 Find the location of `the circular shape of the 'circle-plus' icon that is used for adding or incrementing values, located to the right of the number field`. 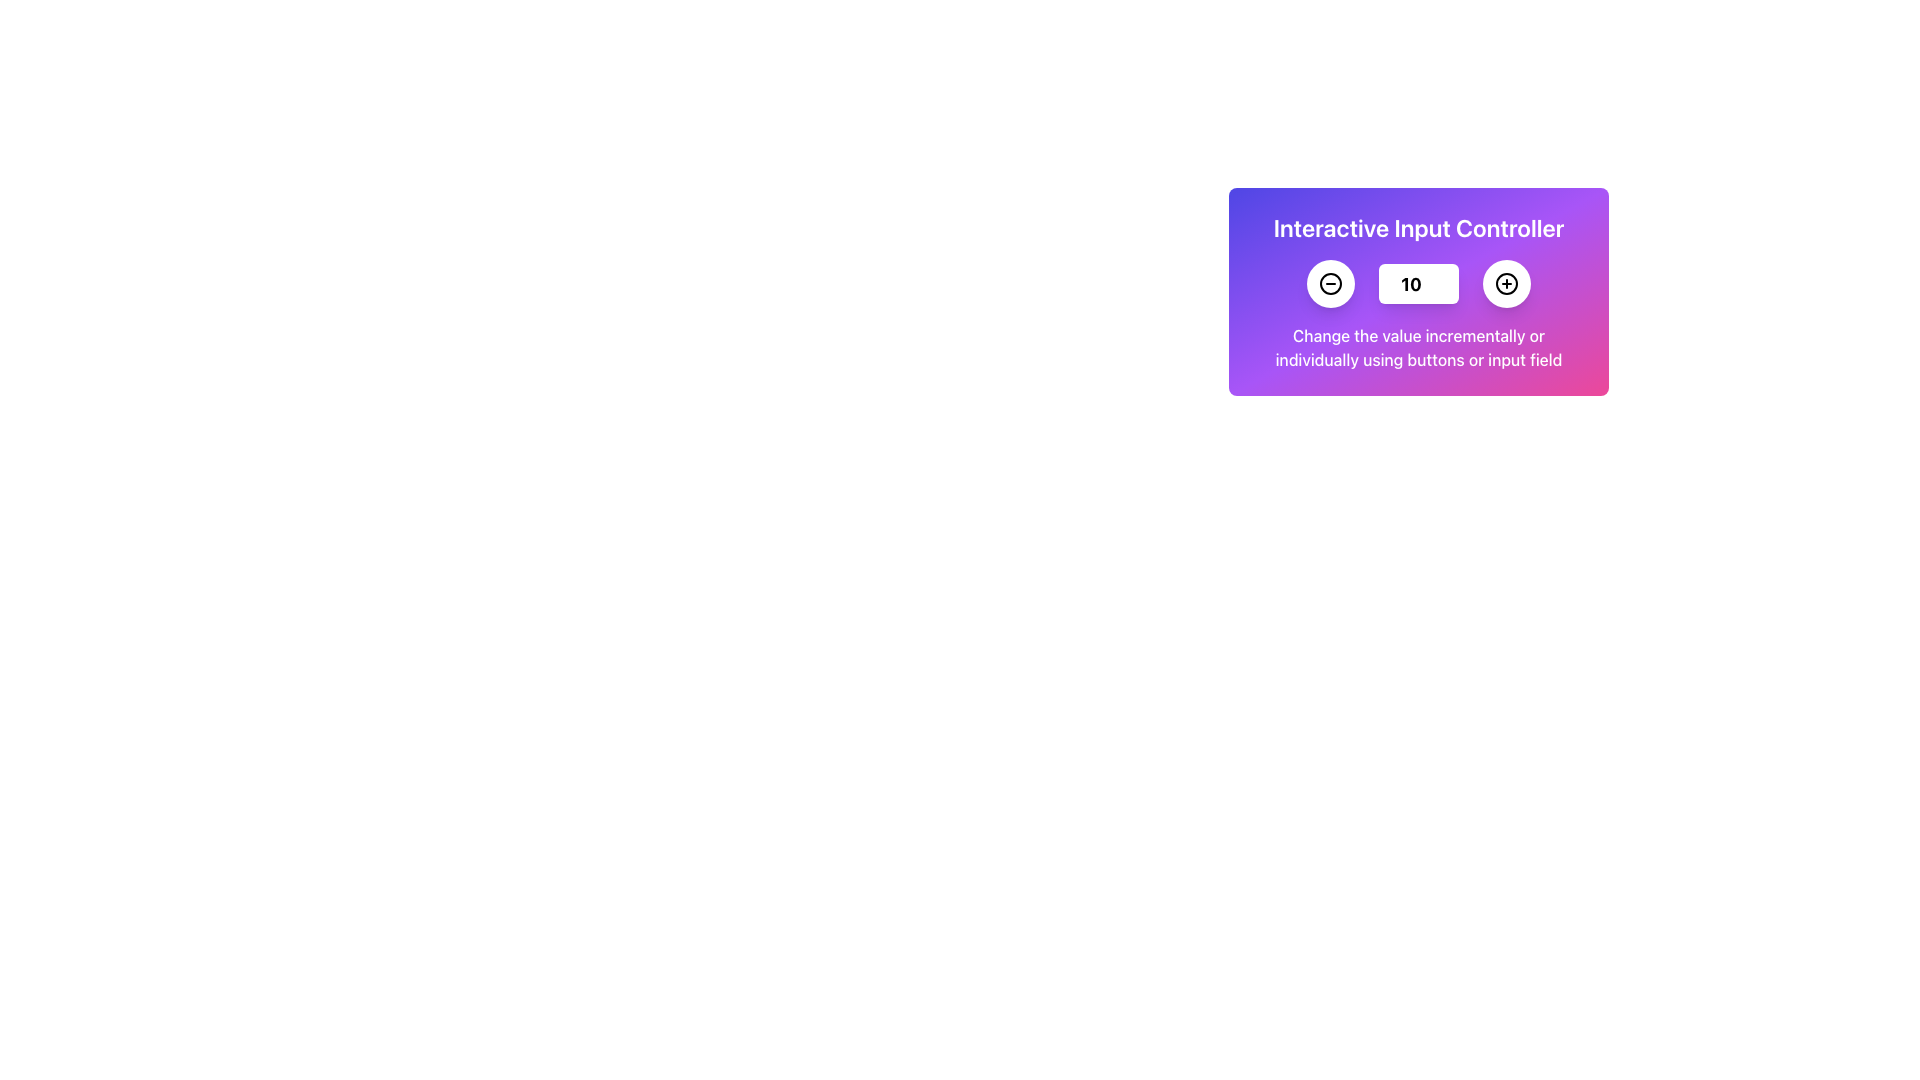

the circular shape of the 'circle-plus' icon that is used for adding or incrementing values, located to the right of the number field is located at coordinates (1507, 284).